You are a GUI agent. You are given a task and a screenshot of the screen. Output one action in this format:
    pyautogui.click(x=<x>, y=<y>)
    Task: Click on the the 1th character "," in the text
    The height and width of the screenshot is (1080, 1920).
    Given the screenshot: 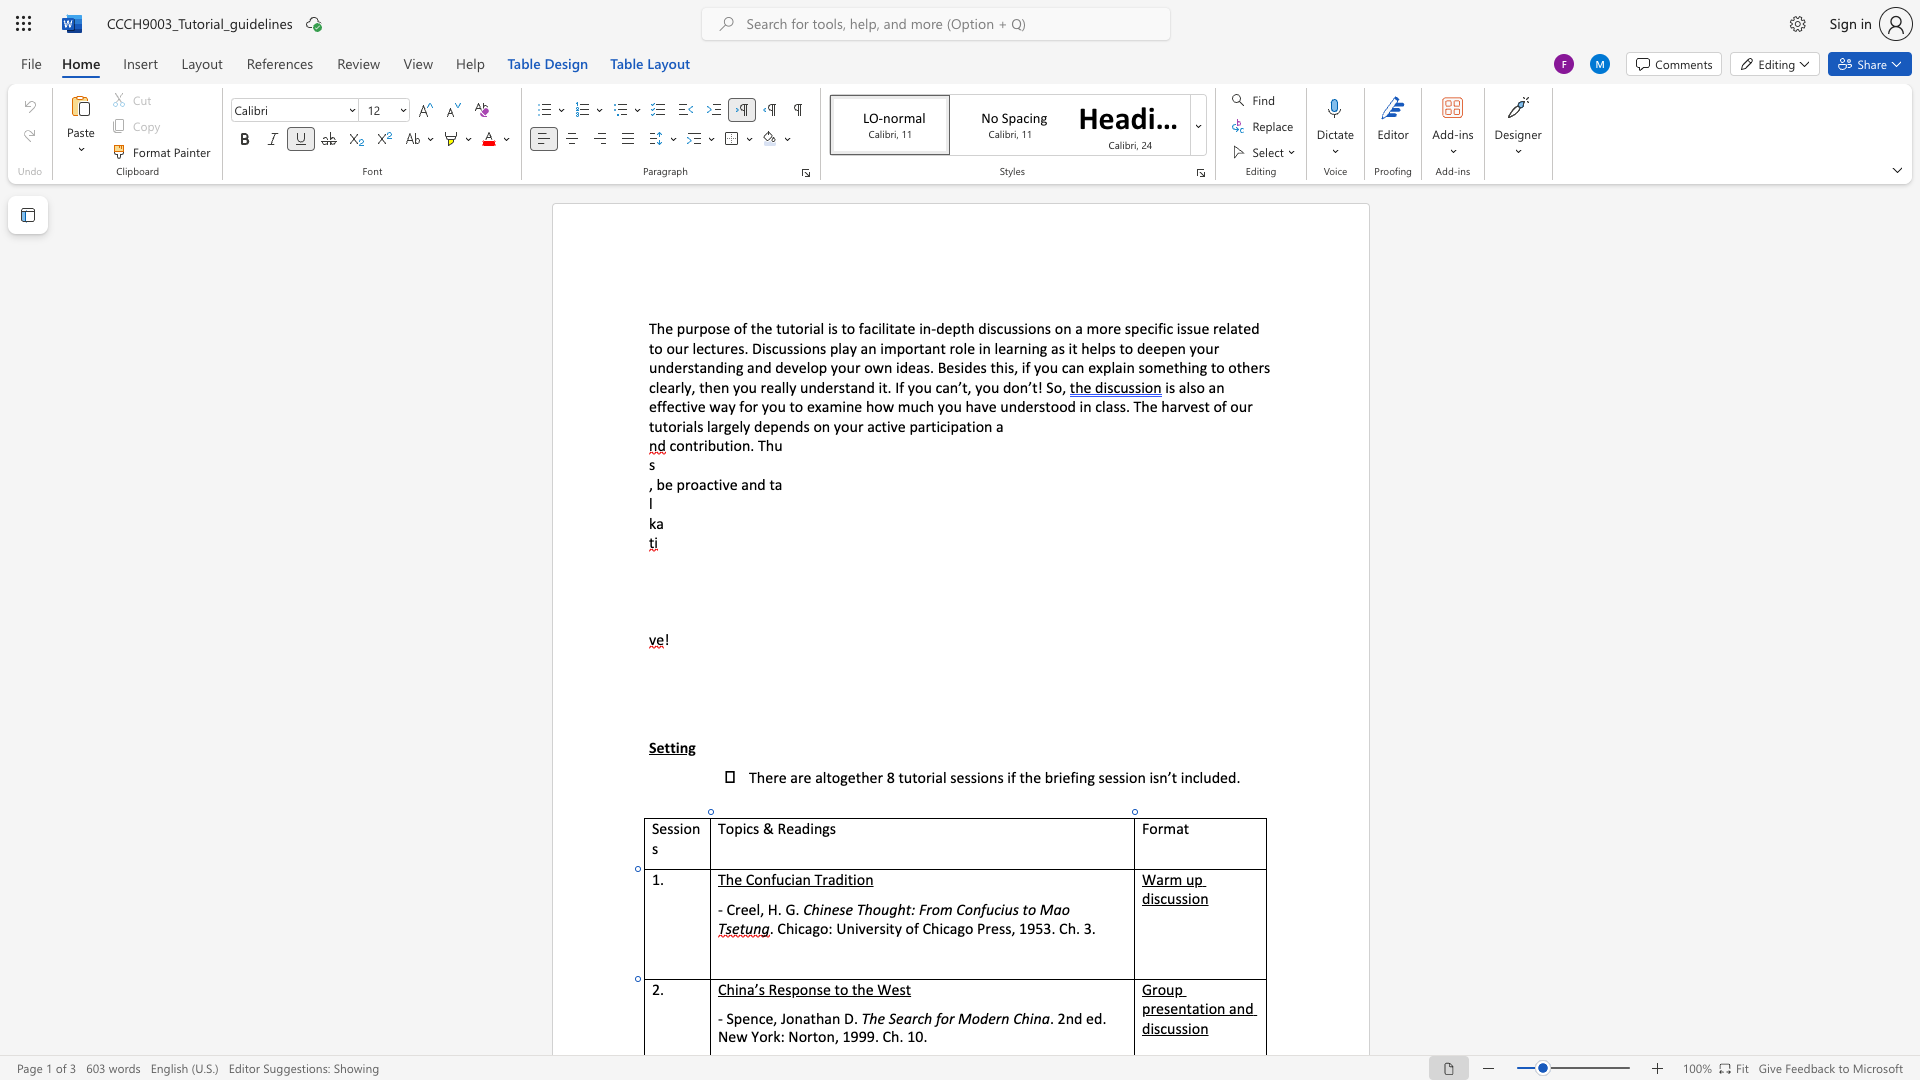 What is the action you would take?
    pyautogui.click(x=761, y=909)
    